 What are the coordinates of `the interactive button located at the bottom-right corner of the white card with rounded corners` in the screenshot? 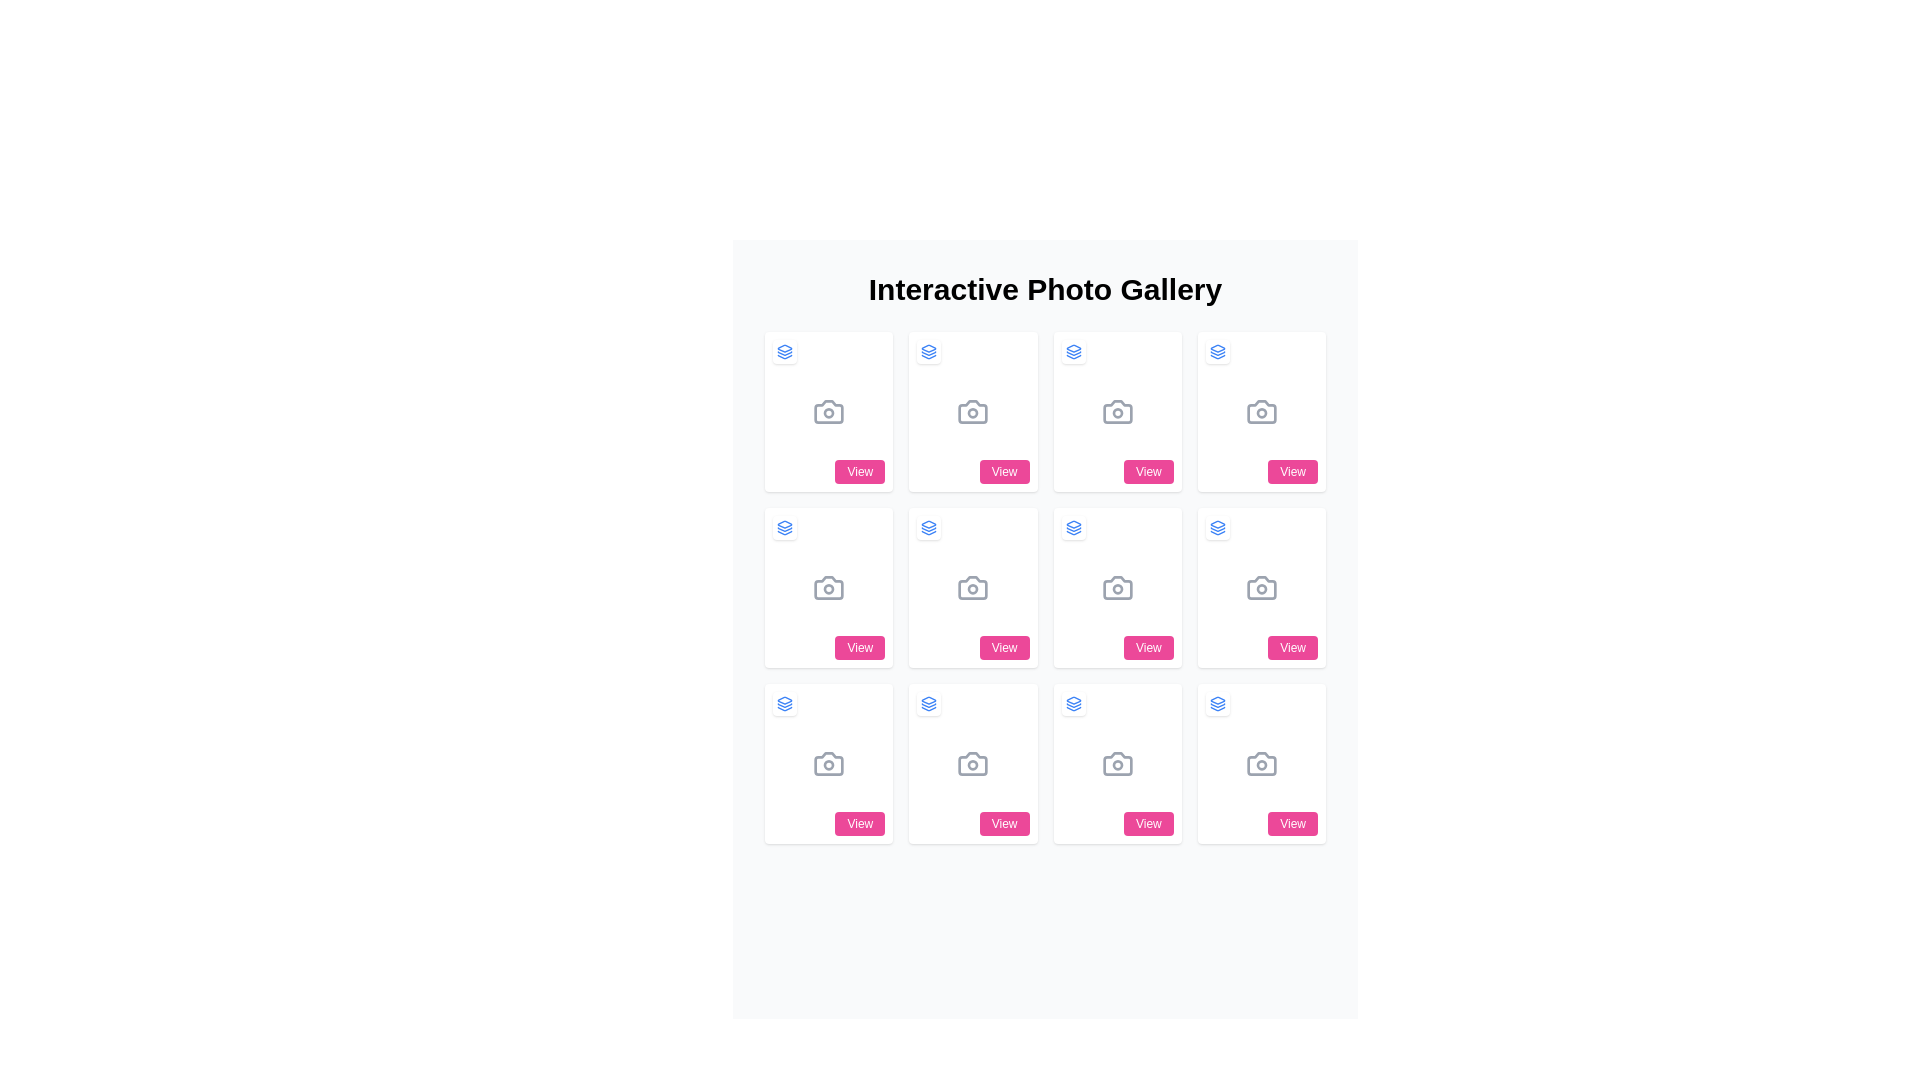 It's located at (859, 824).